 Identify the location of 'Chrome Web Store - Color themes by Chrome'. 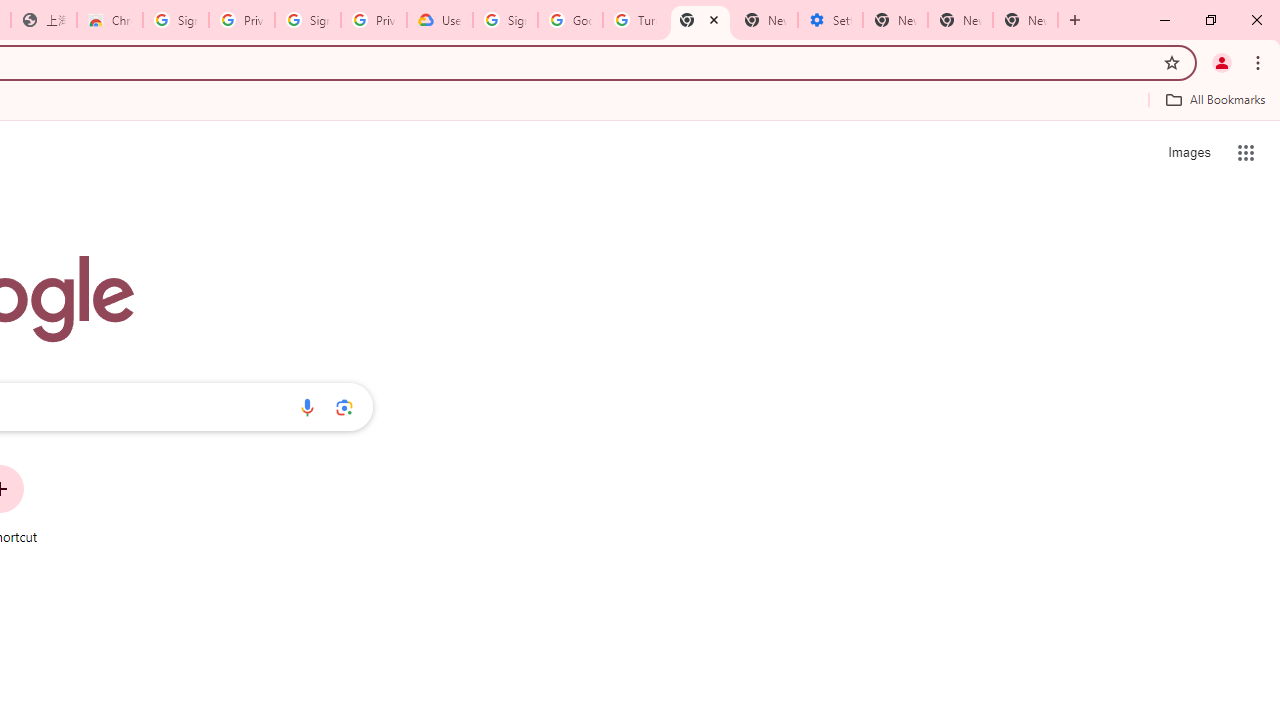
(109, 20).